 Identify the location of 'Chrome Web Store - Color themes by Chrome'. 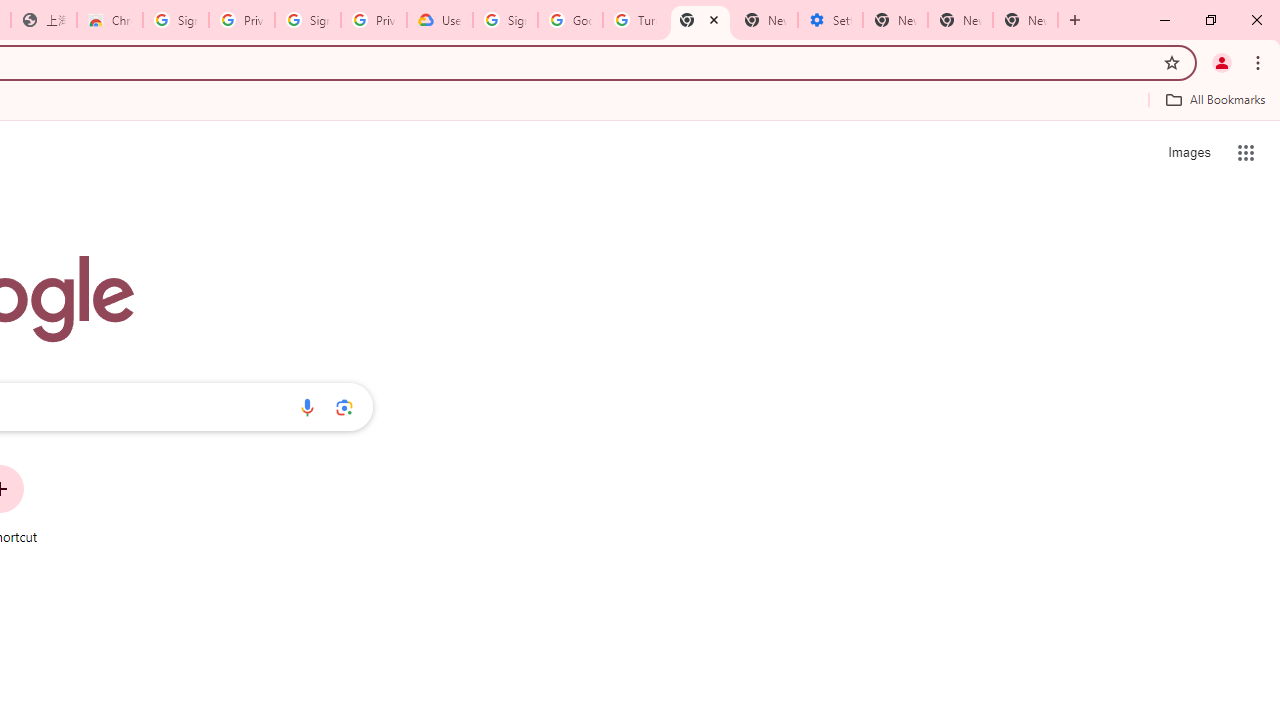
(109, 20).